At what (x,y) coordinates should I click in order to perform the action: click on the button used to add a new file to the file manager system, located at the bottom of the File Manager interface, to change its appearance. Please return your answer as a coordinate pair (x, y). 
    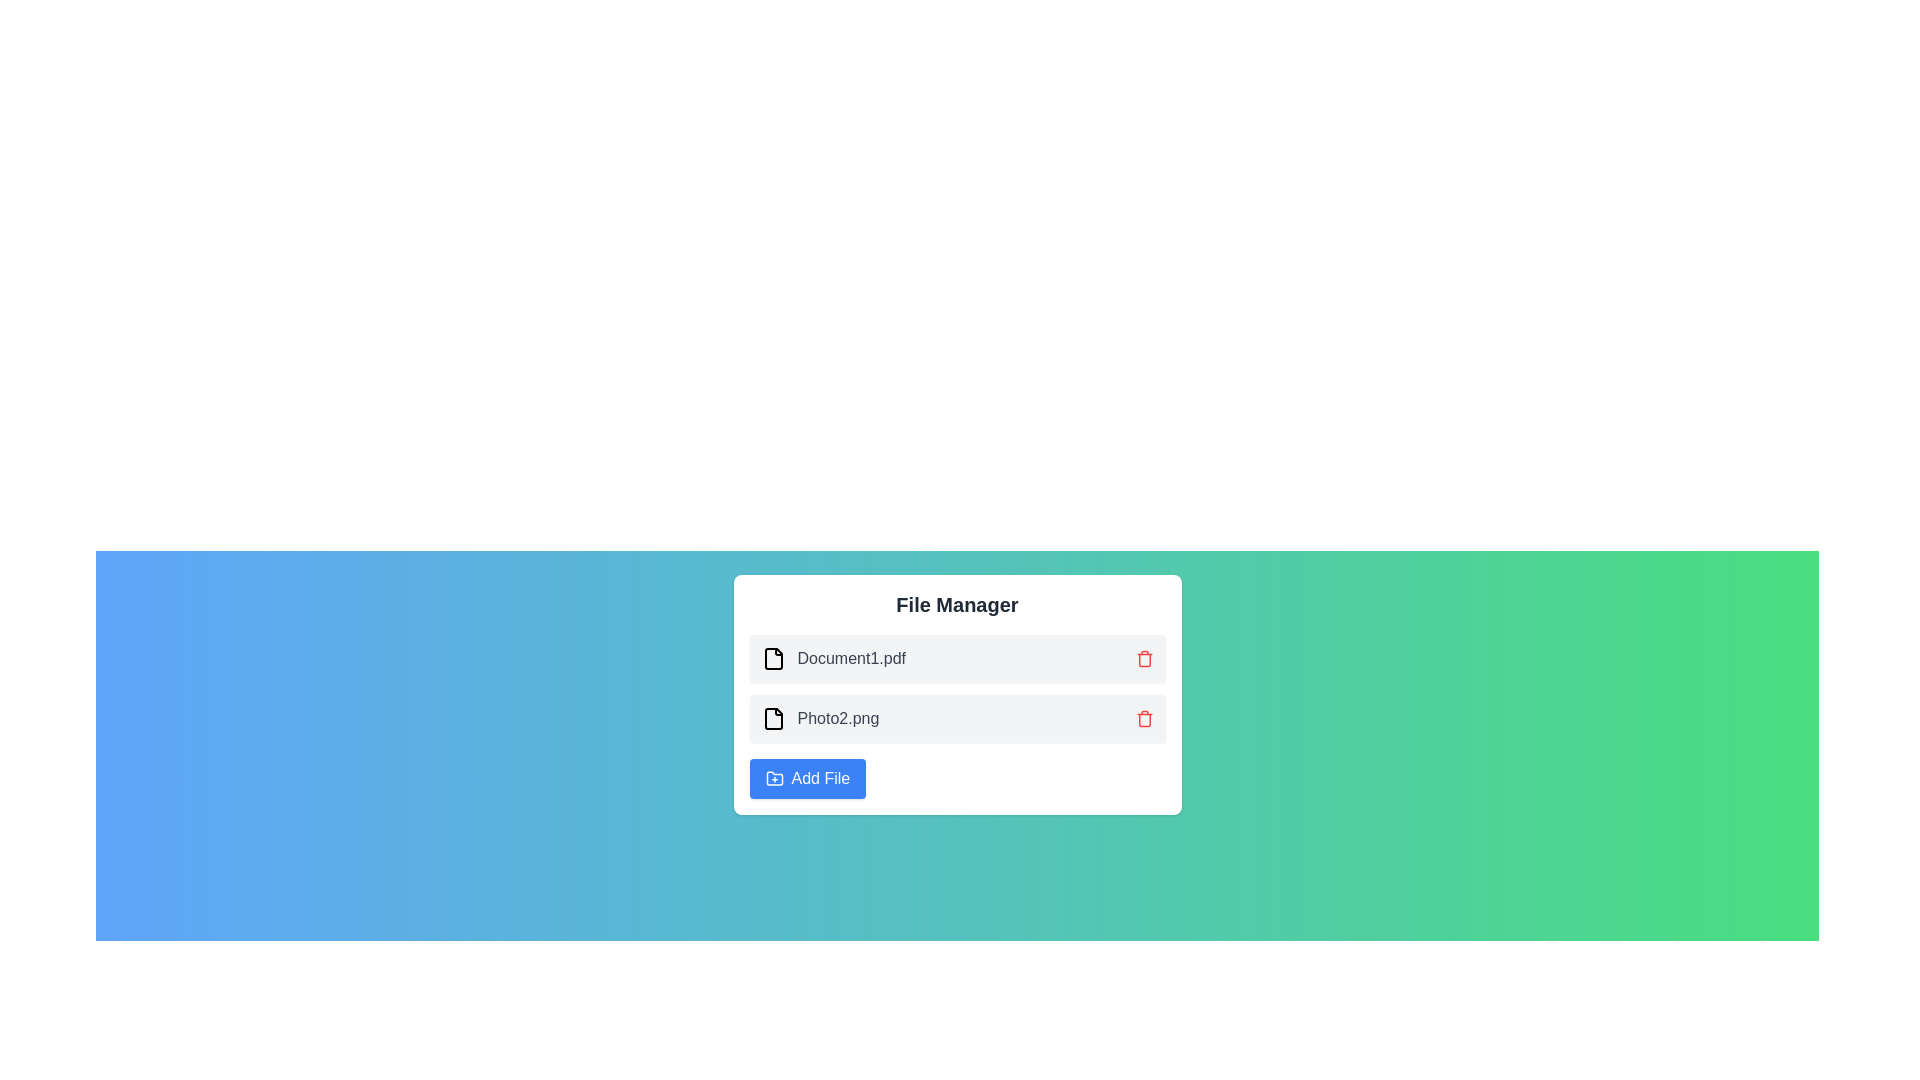
    Looking at the image, I should click on (807, 778).